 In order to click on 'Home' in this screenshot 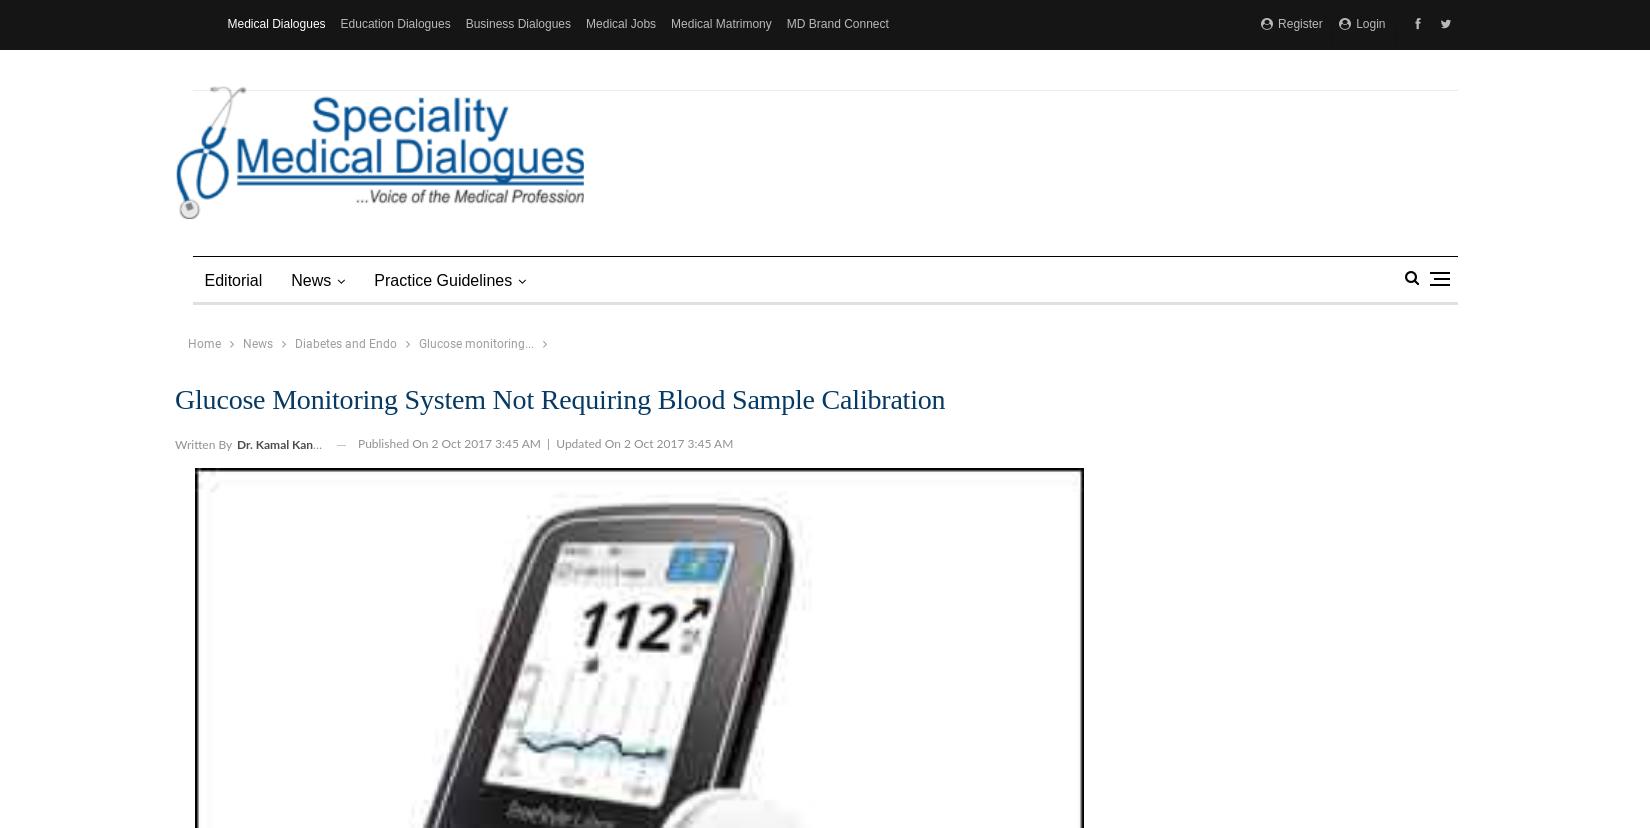, I will do `click(203, 342)`.